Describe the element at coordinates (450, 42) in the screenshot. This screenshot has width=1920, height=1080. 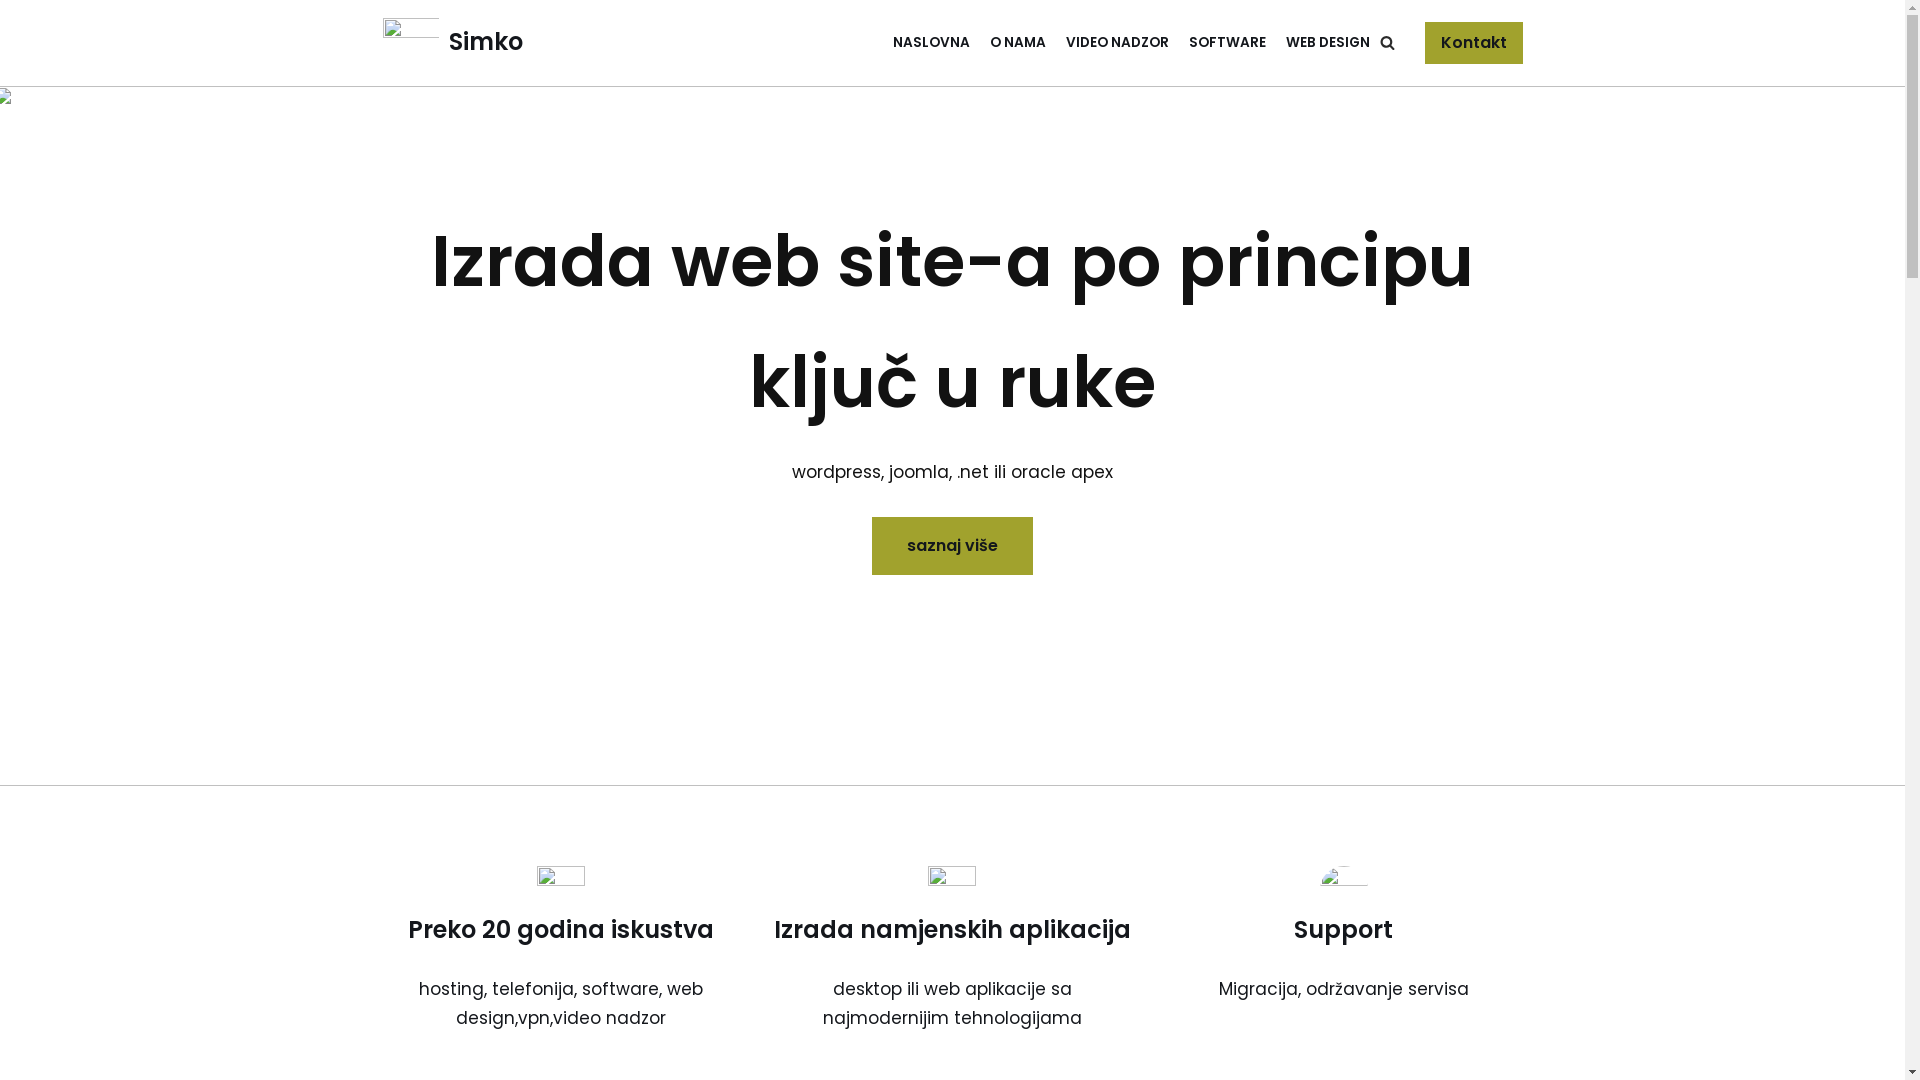
I see `'Simko'` at that location.